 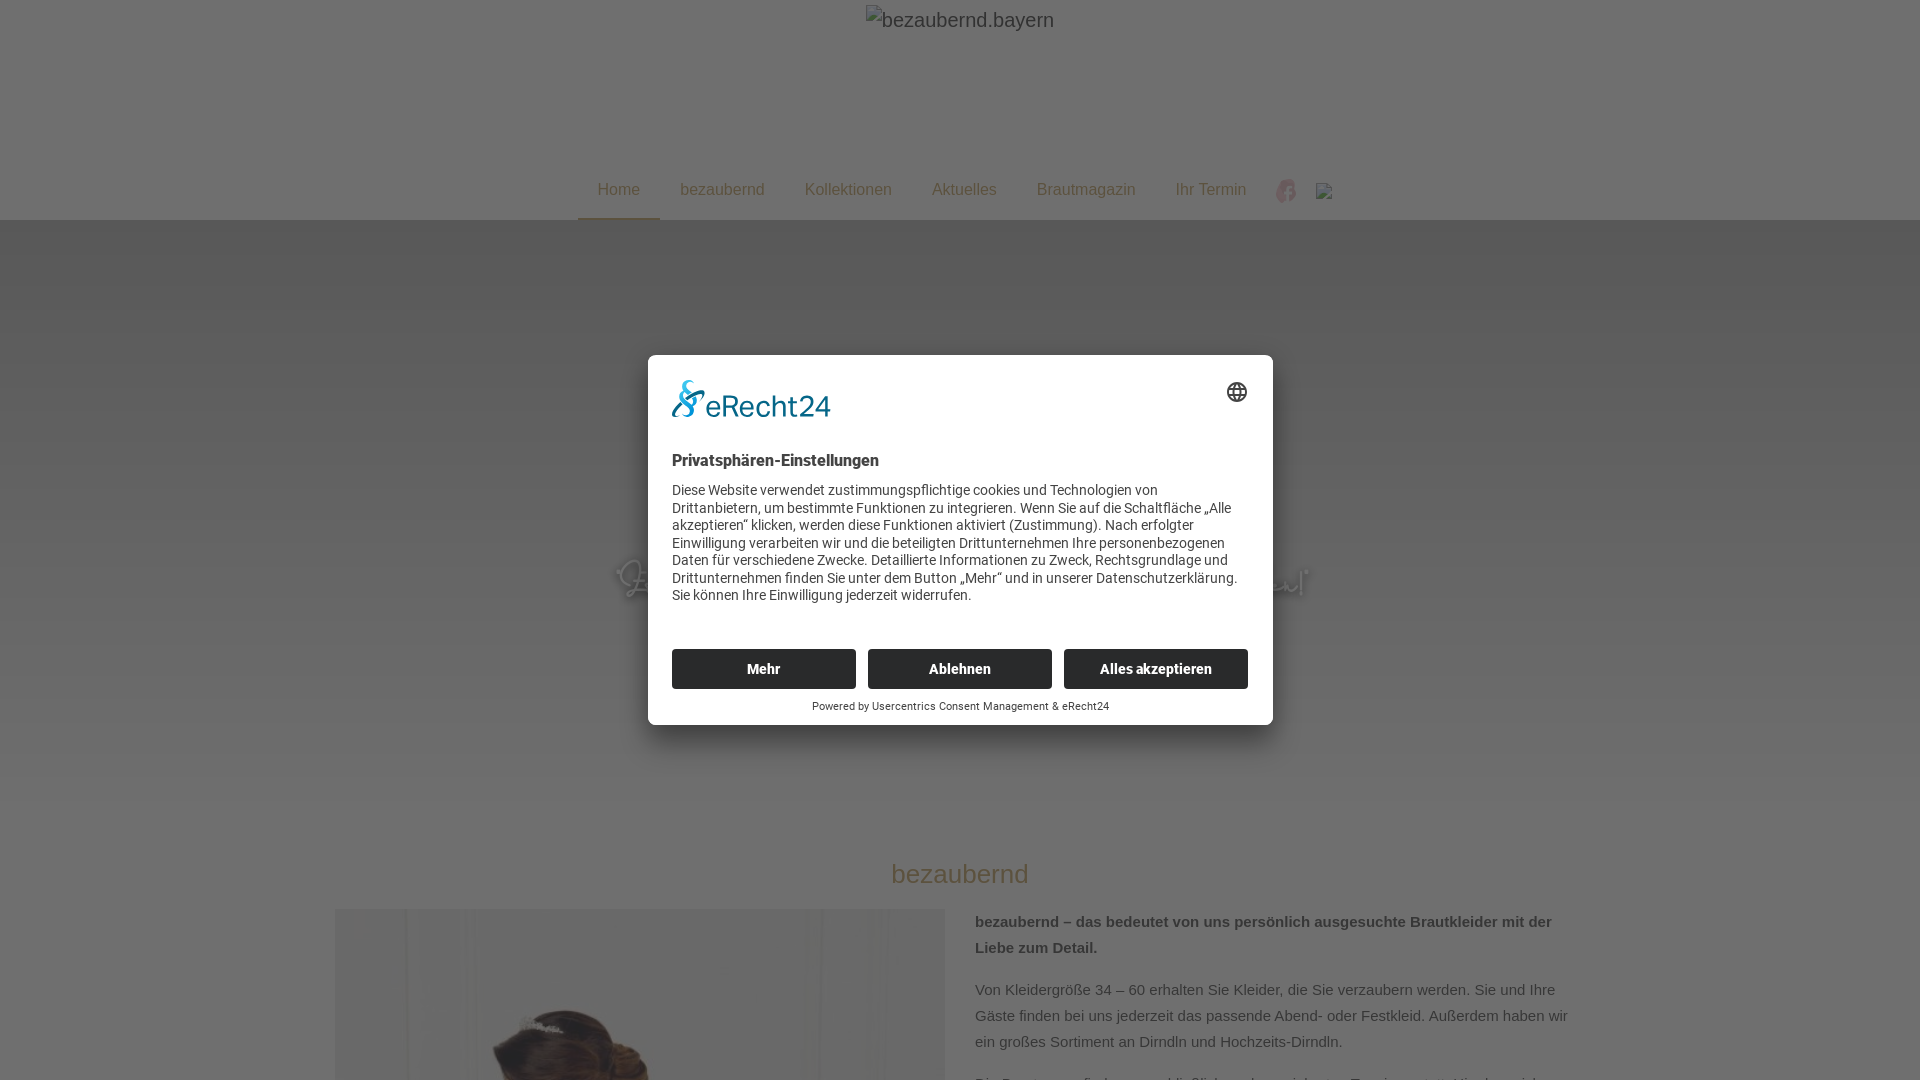 I want to click on 'Aktuelles', so click(x=964, y=189).